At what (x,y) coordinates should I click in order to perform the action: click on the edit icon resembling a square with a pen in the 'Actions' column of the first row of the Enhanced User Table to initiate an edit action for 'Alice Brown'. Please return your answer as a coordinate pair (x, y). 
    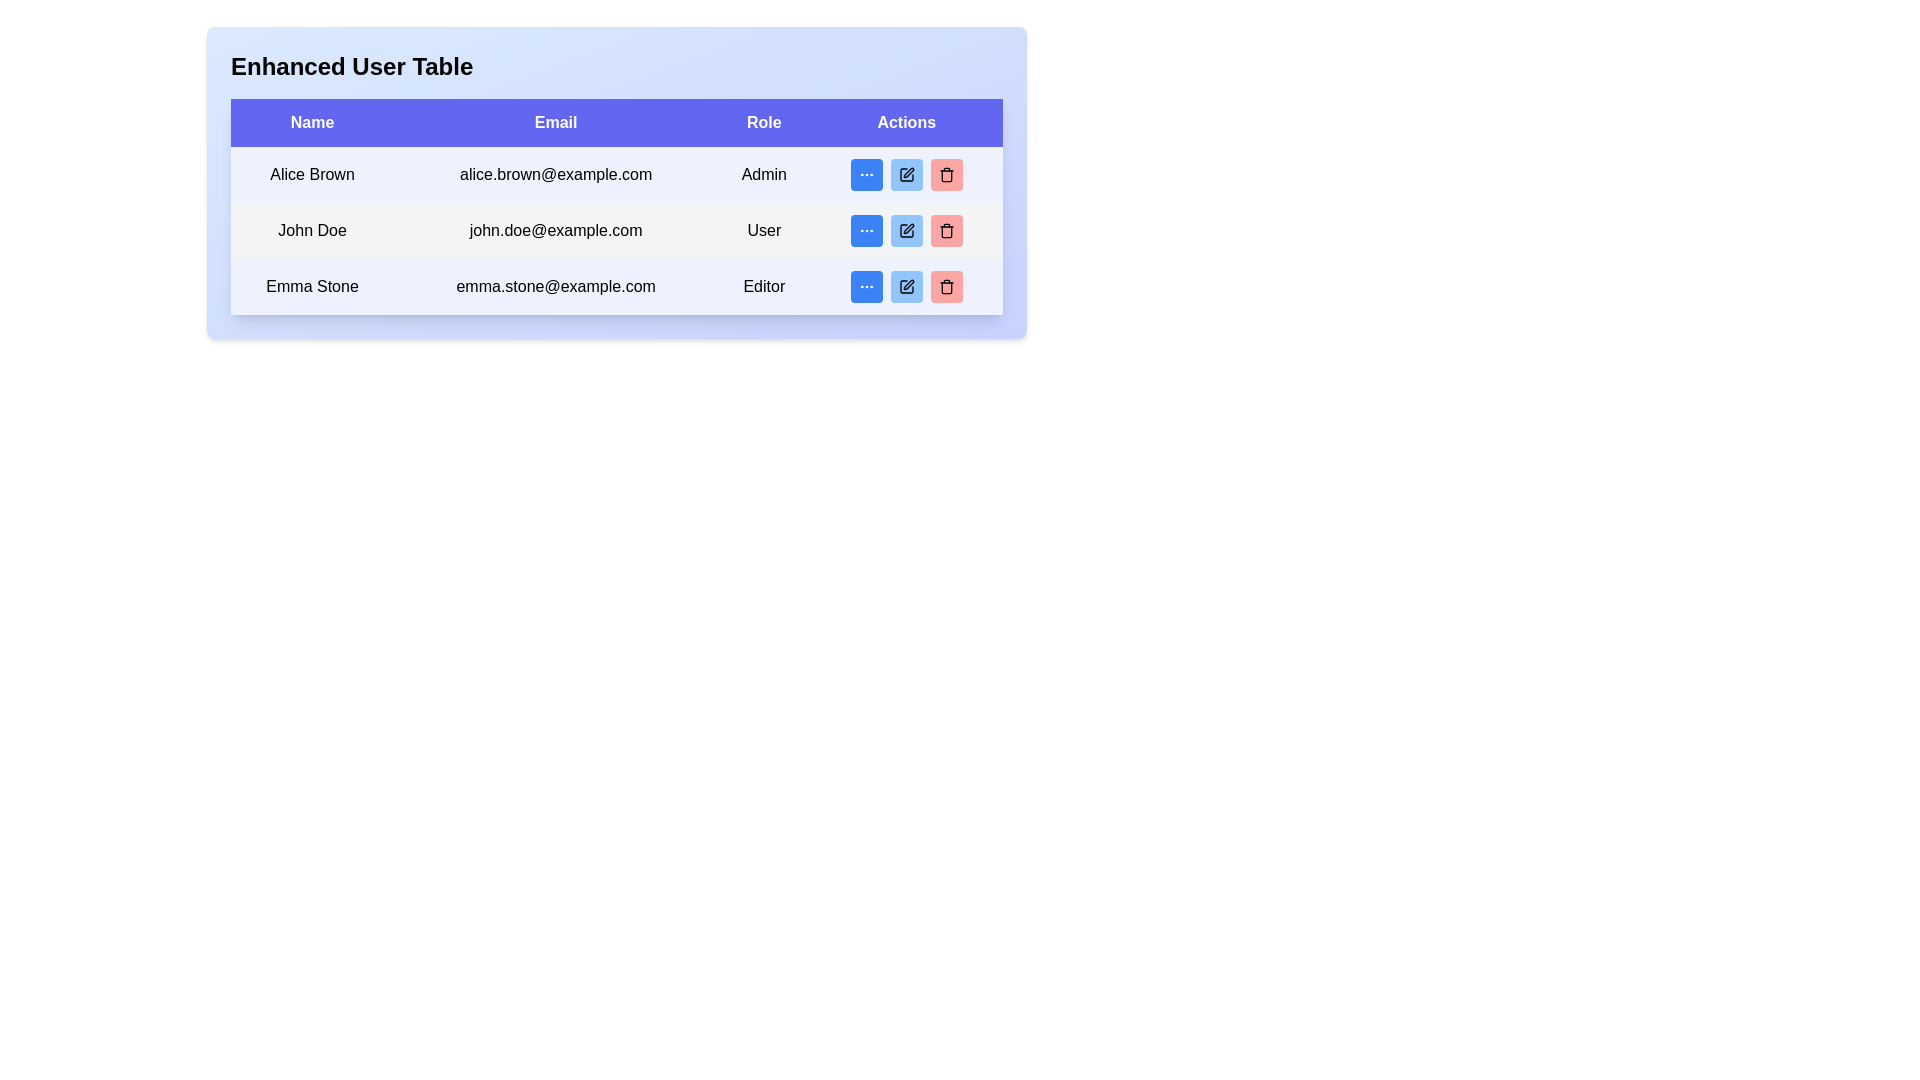
    Looking at the image, I should click on (907, 172).